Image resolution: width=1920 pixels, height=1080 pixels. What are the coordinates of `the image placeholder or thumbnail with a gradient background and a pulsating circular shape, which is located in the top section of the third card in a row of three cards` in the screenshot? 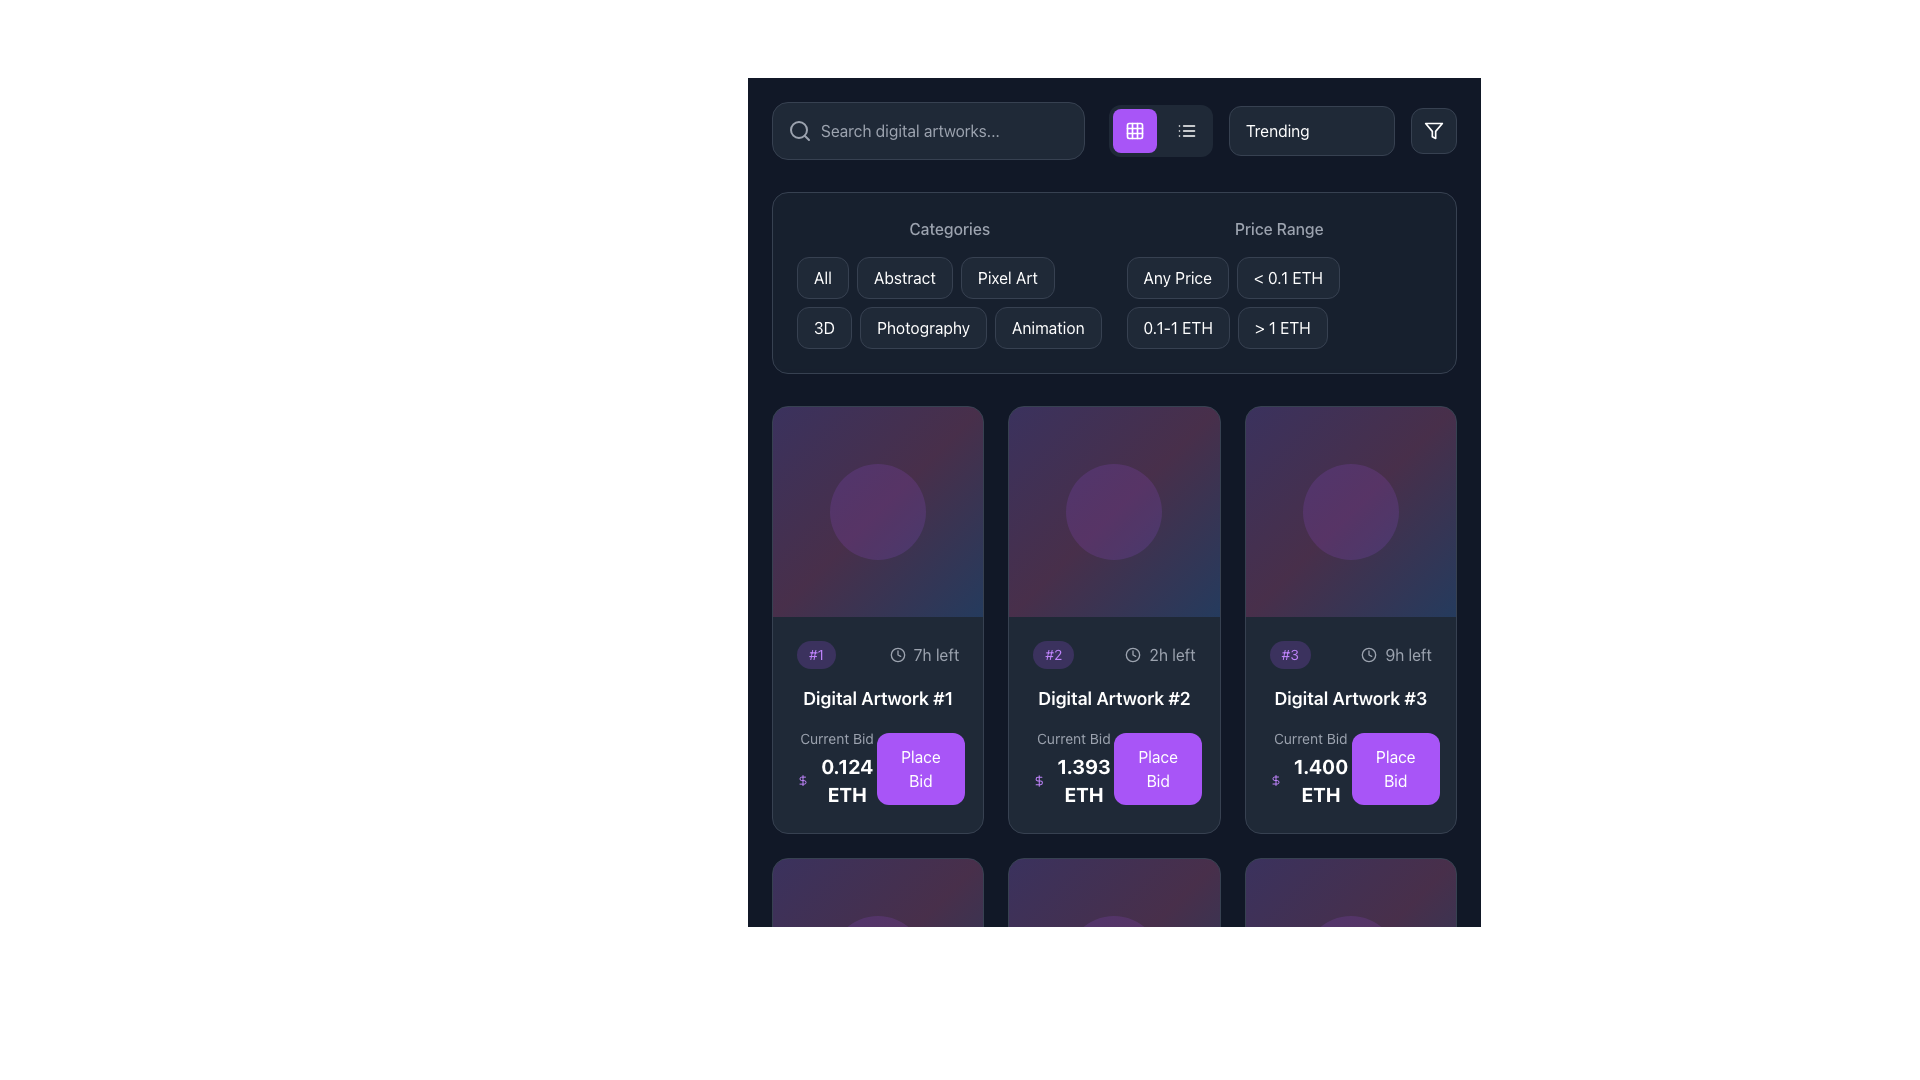 It's located at (1350, 511).